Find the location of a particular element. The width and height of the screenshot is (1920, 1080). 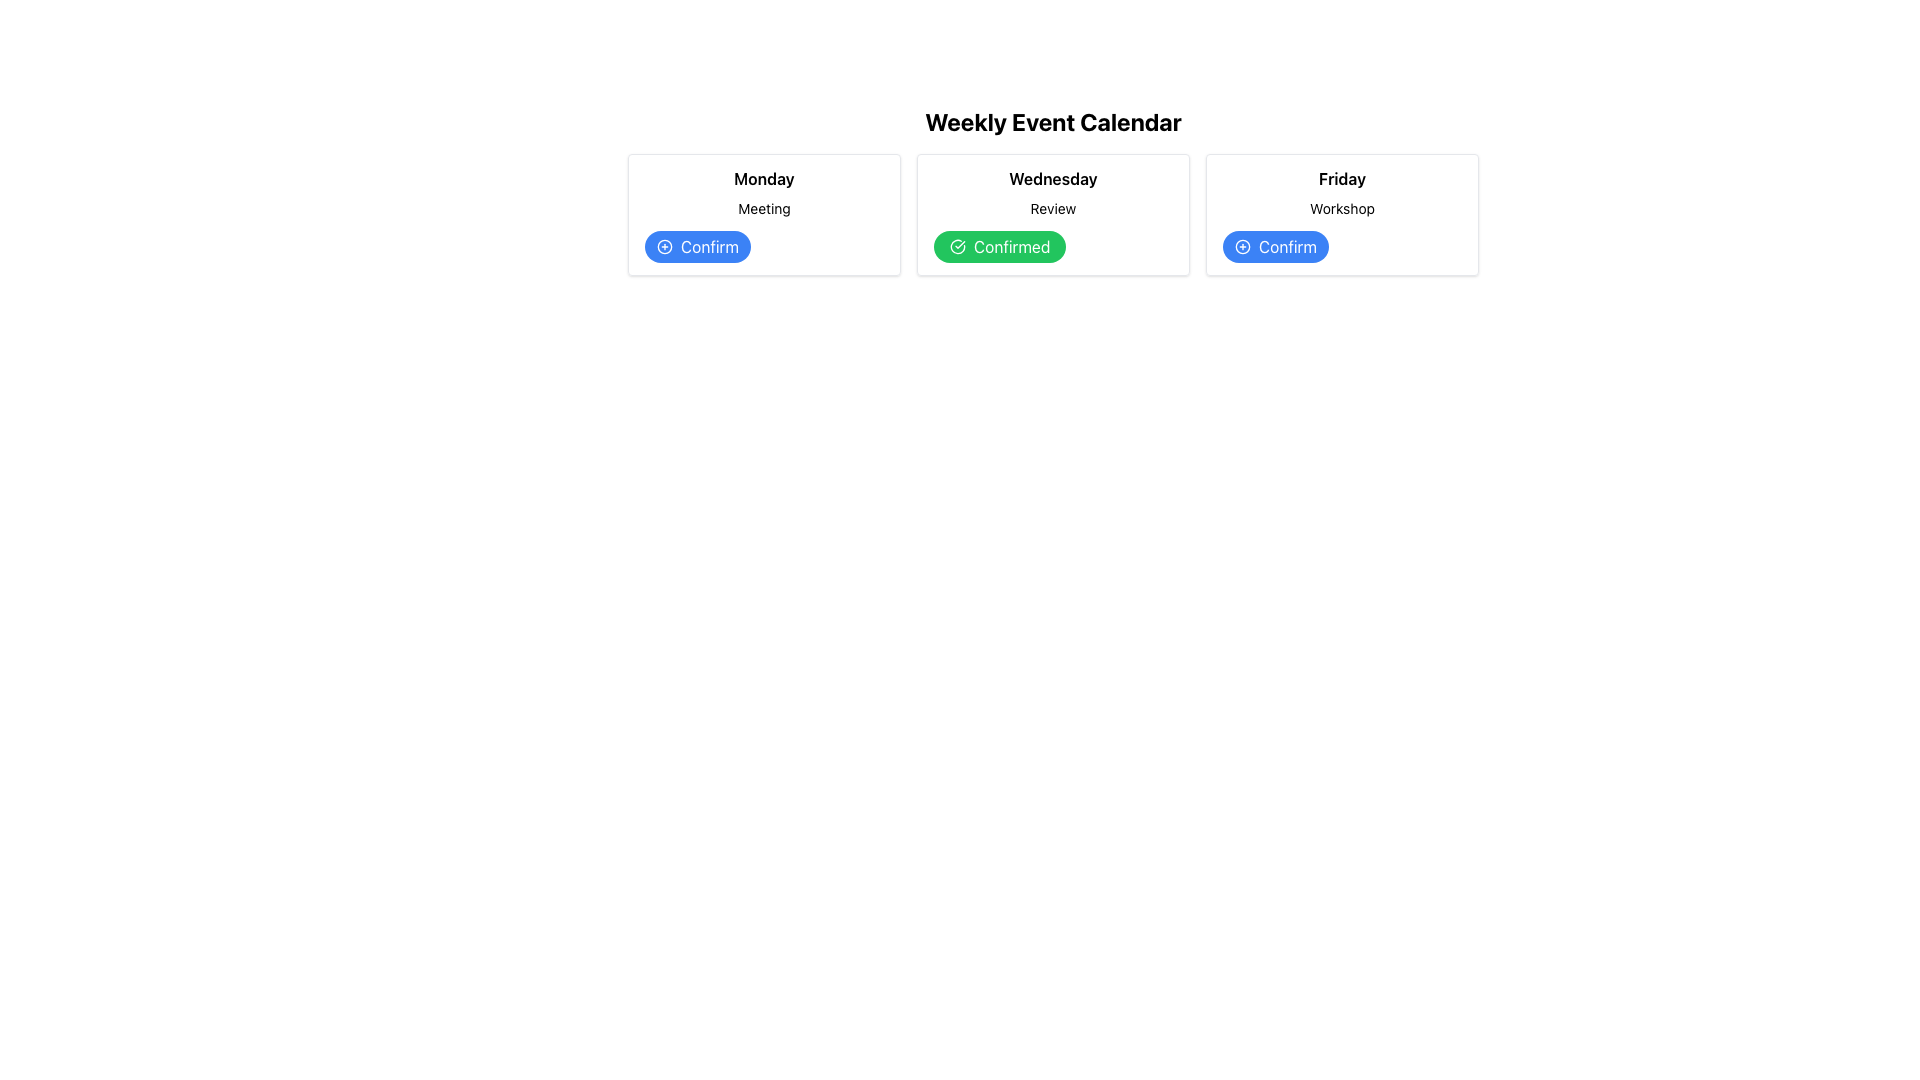

the SVG Circle icon located in the middle of the 'Confirm' button within the rightmost card labeled 'Friday Workshop' under the 'Weekly Event Calendar' is located at coordinates (1242, 245).